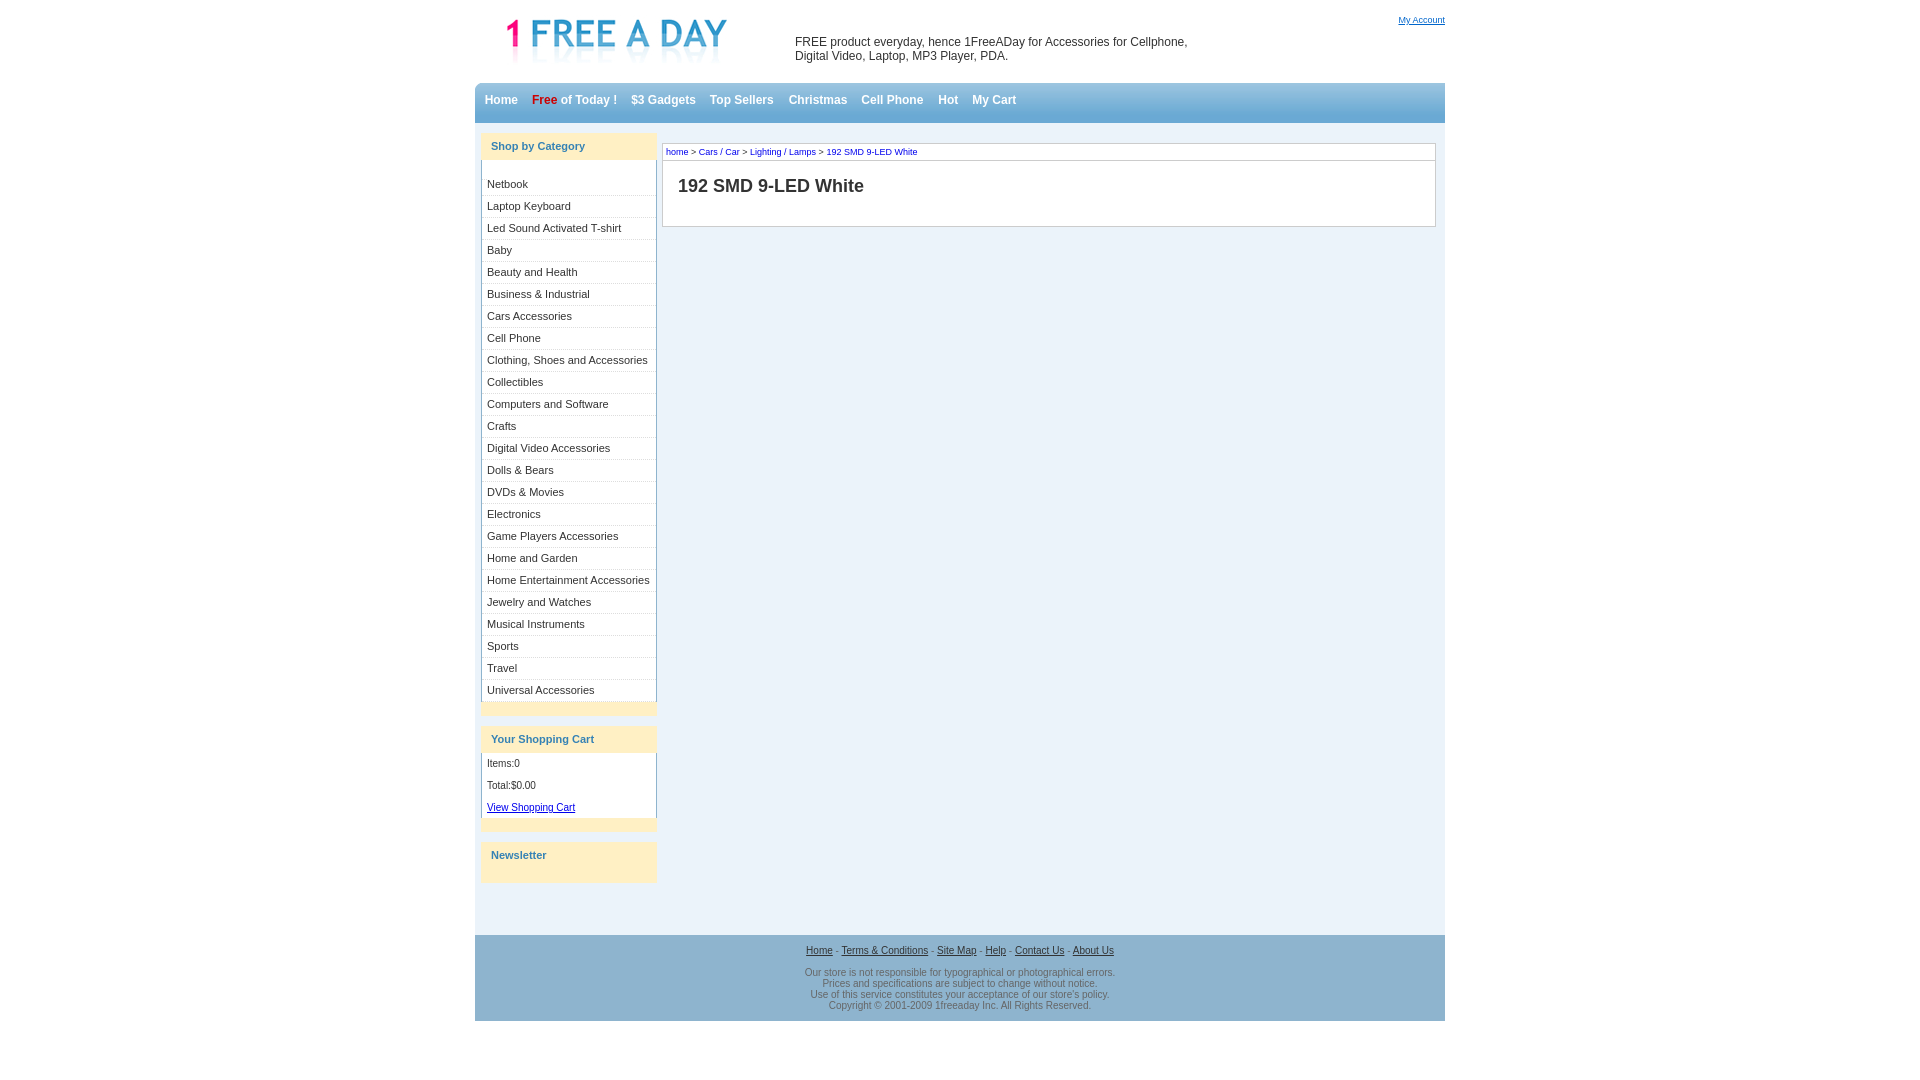 The image size is (1920, 1080). What do you see at coordinates (1014, 949) in the screenshot?
I see `'Contact Us'` at bounding box center [1014, 949].